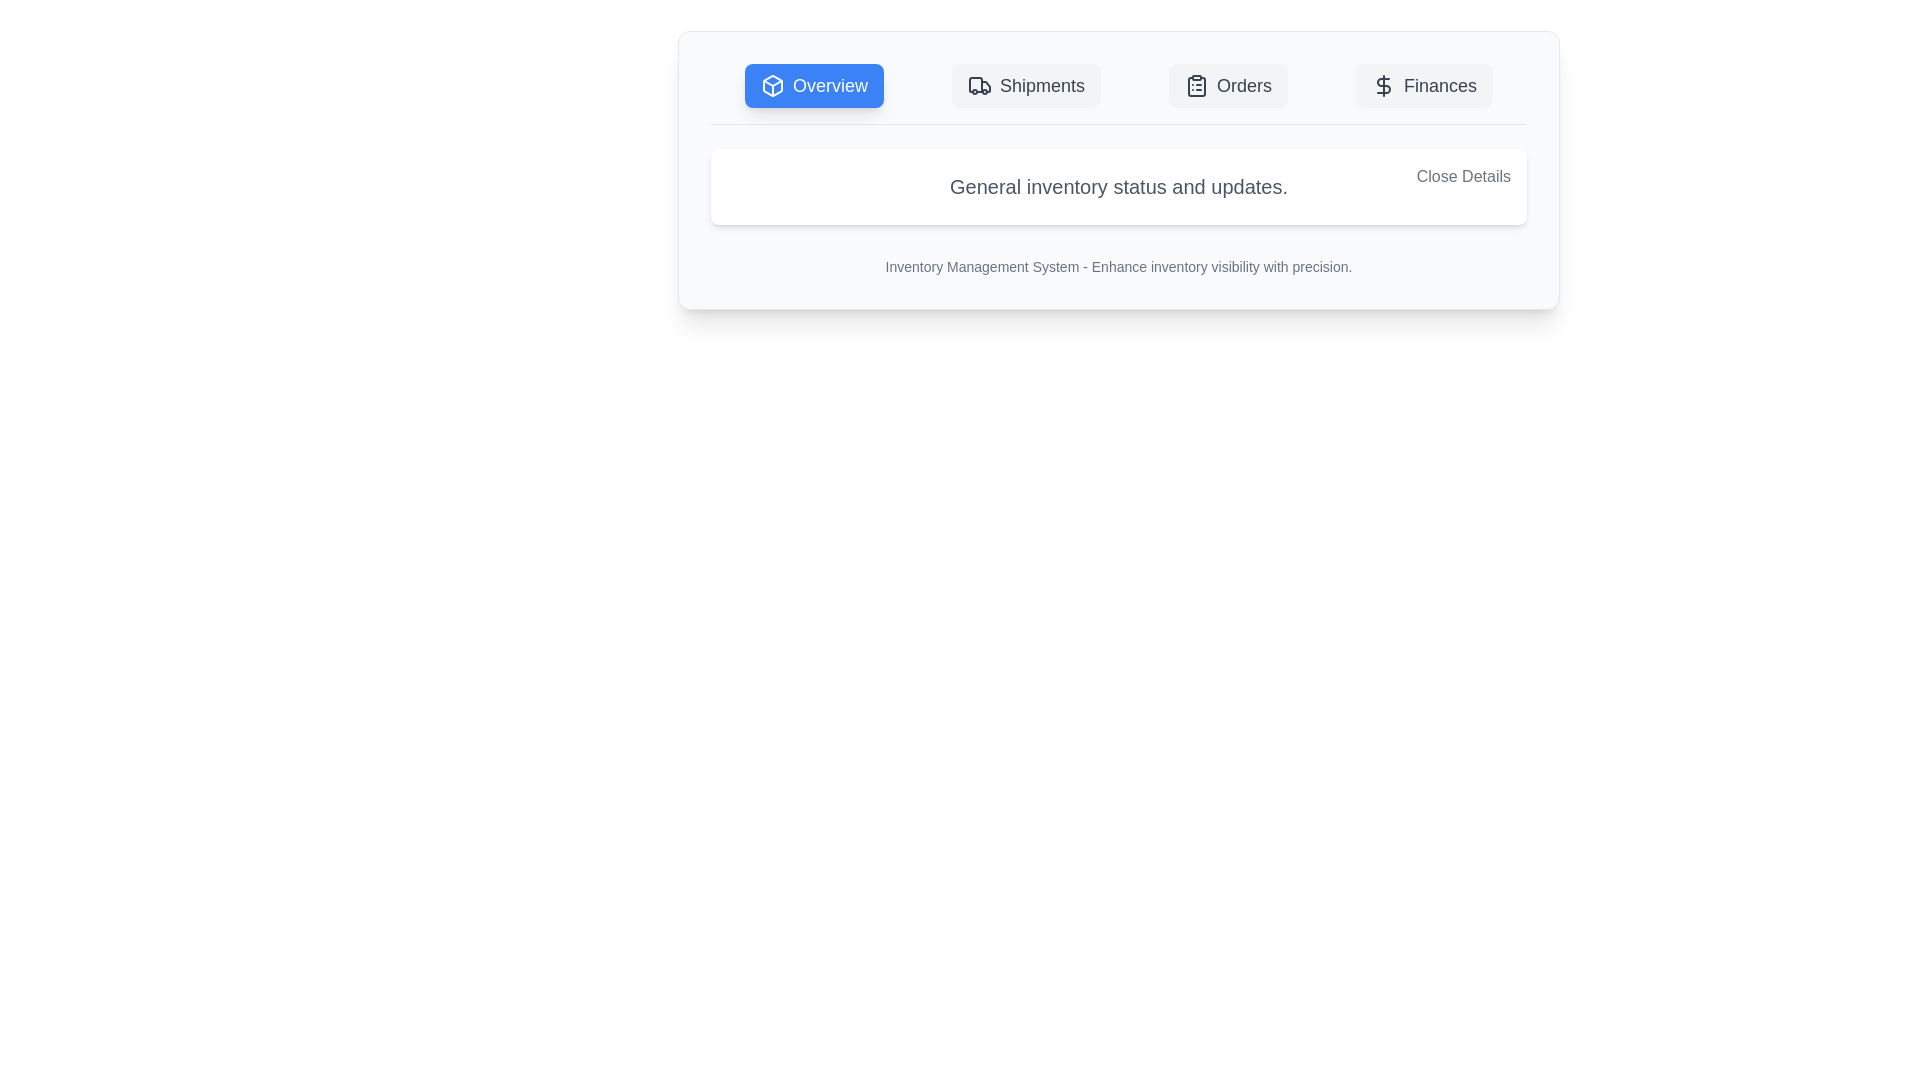 Image resolution: width=1920 pixels, height=1080 pixels. Describe the element at coordinates (1026, 84) in the screenshot. I see `the tab Shipments to observe the hover state effect` at that location.